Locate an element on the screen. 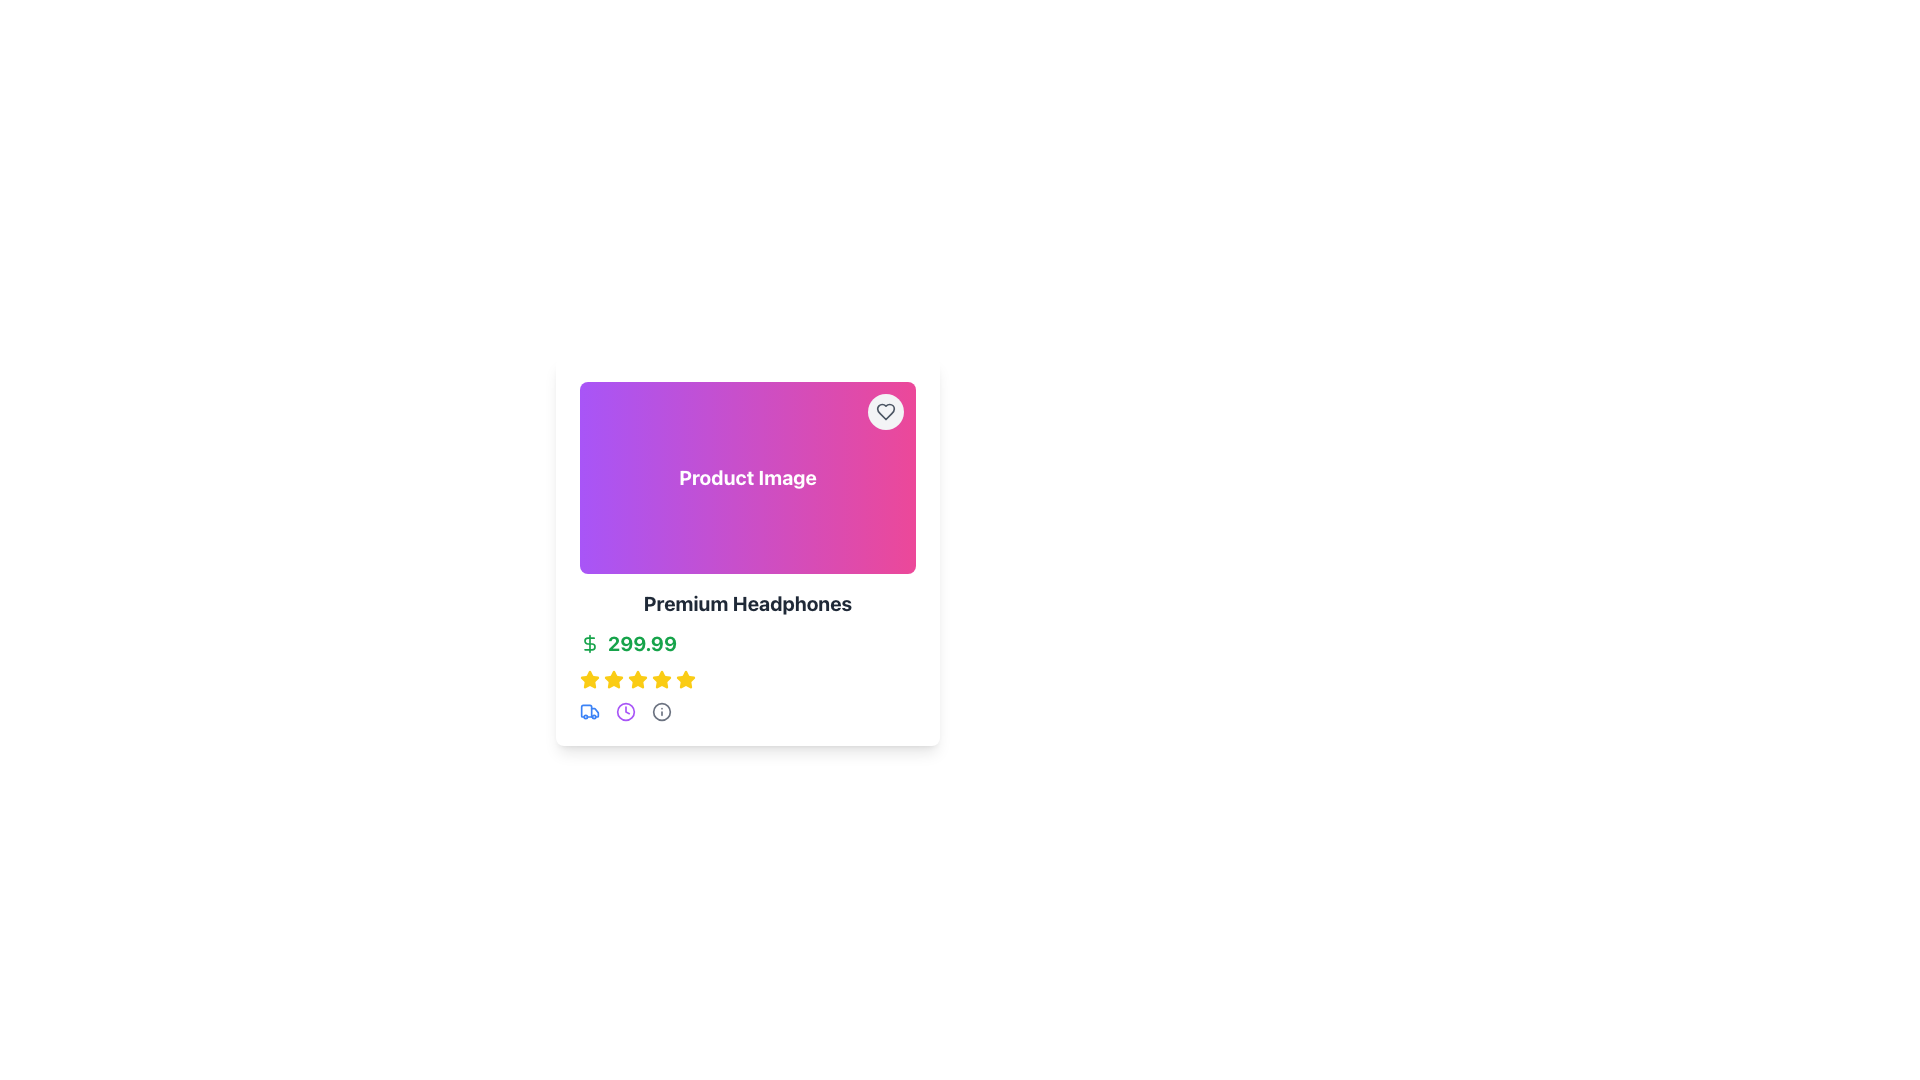  the clock icon representing time-related features located at the bottom part of the card, second from the left in the icon group is located at coordinates (624, 711).